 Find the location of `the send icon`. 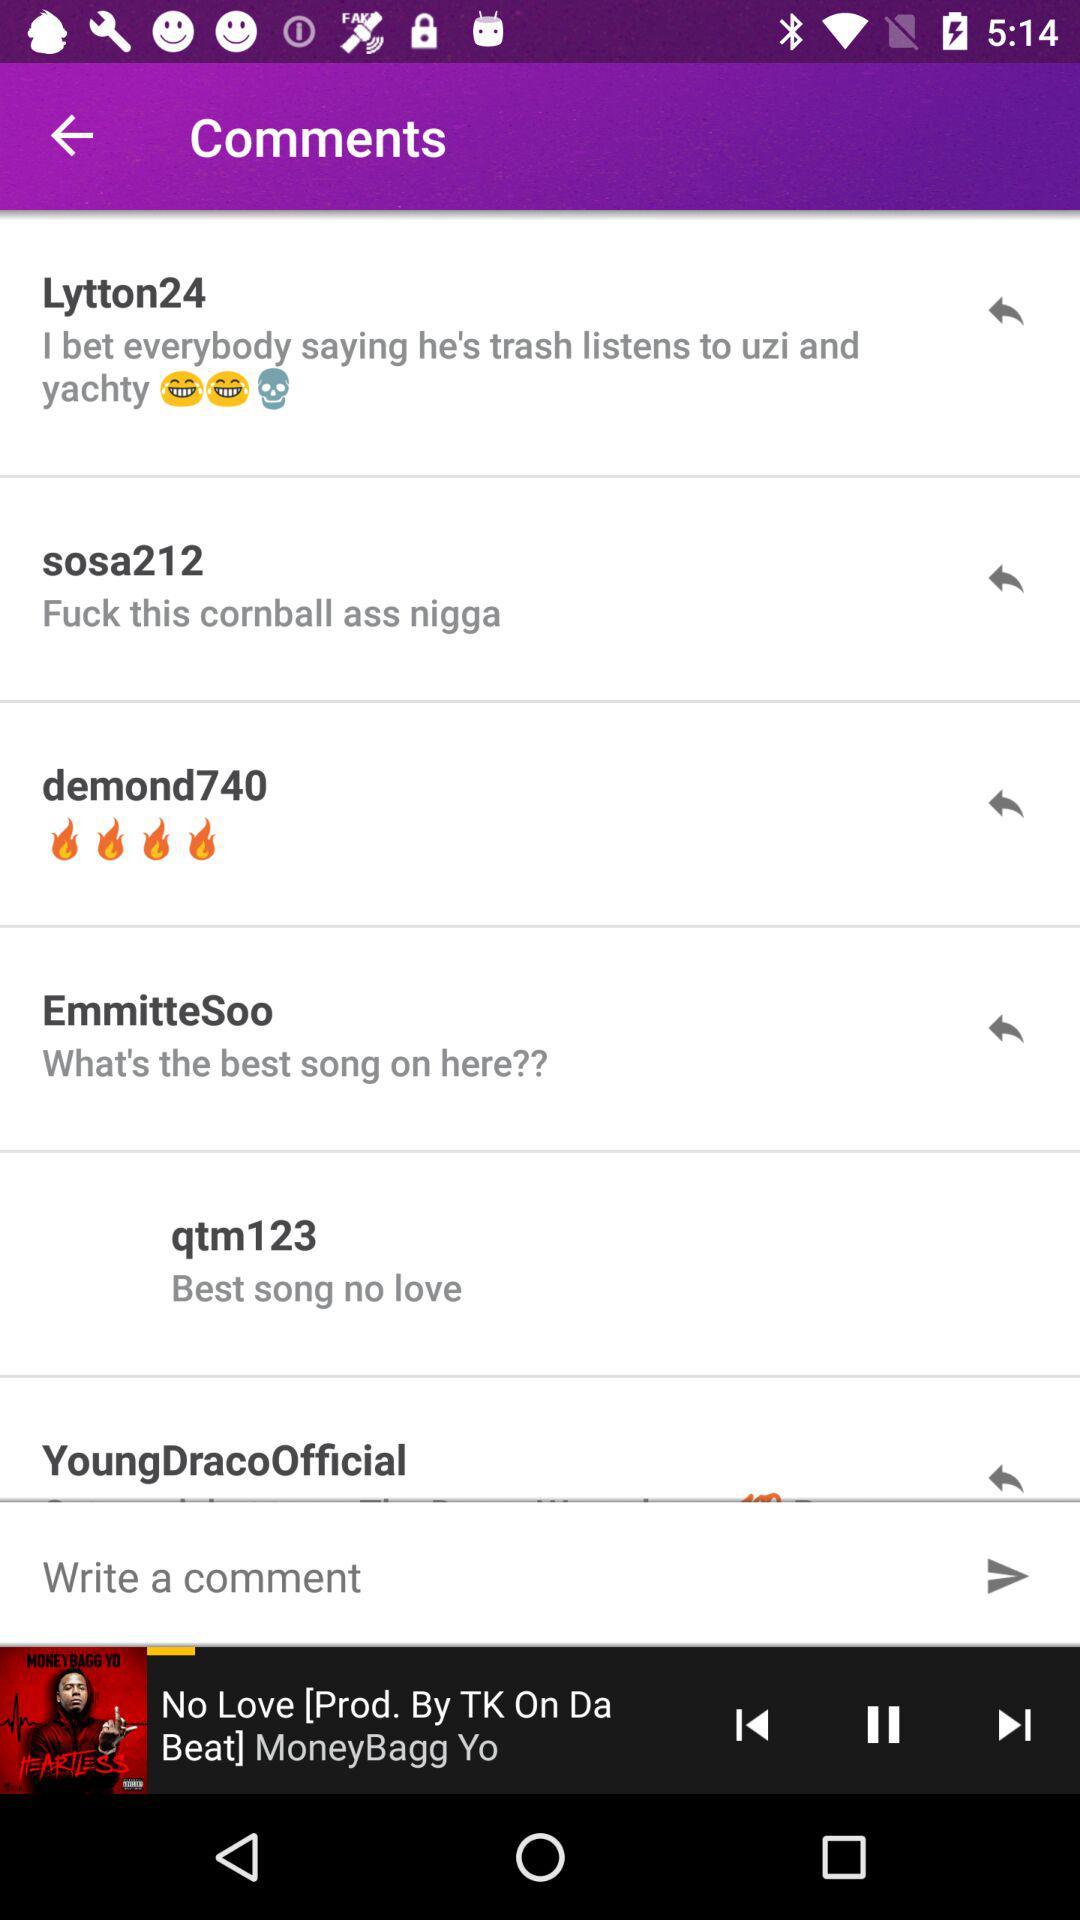

the send icon is located at coordinates (1007, 1574).